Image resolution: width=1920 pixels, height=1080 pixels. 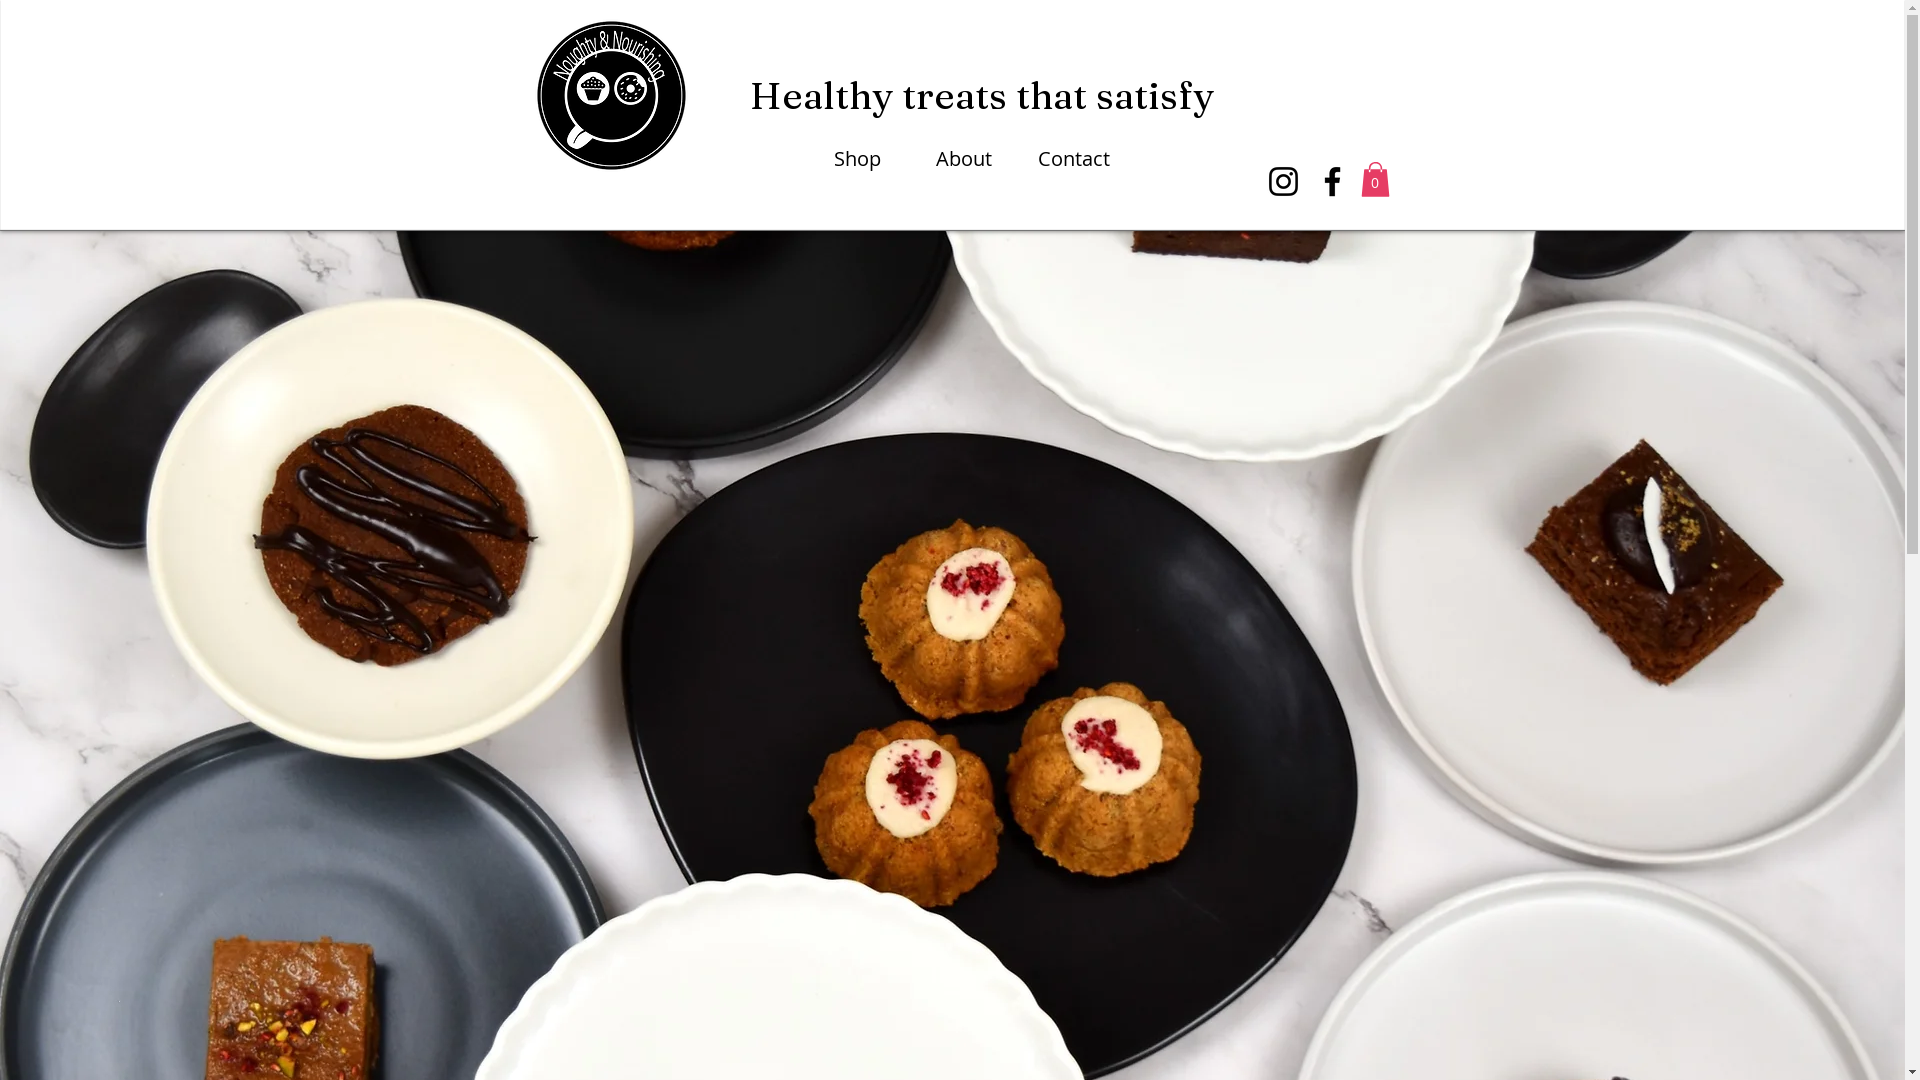 What do you see at coordinates (1373, 178) in the screenshot?
I see `'0'` at bounding box center [1373, 178].